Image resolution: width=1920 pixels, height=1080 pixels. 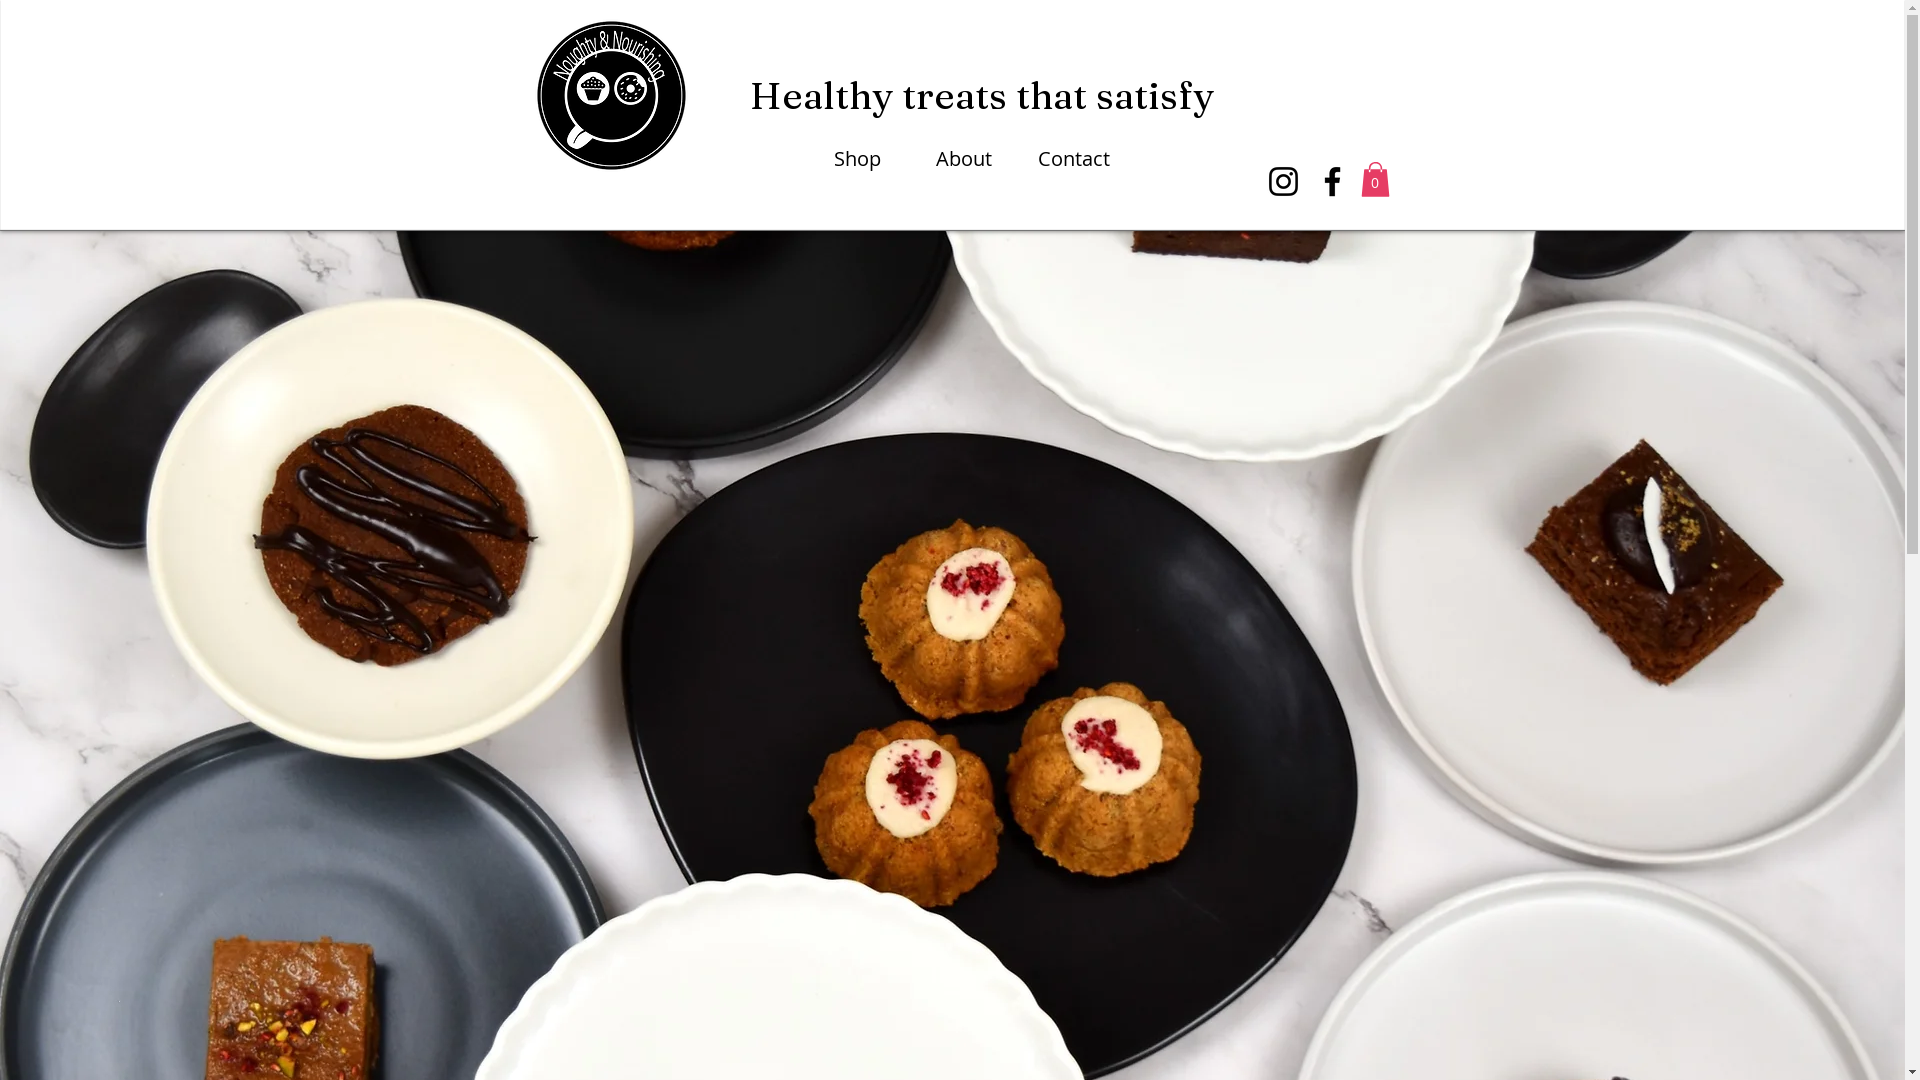 What do you see at coordinates (1373, 178) in the screenshot?
I see `'0'` at bounding box center [1373, 178].